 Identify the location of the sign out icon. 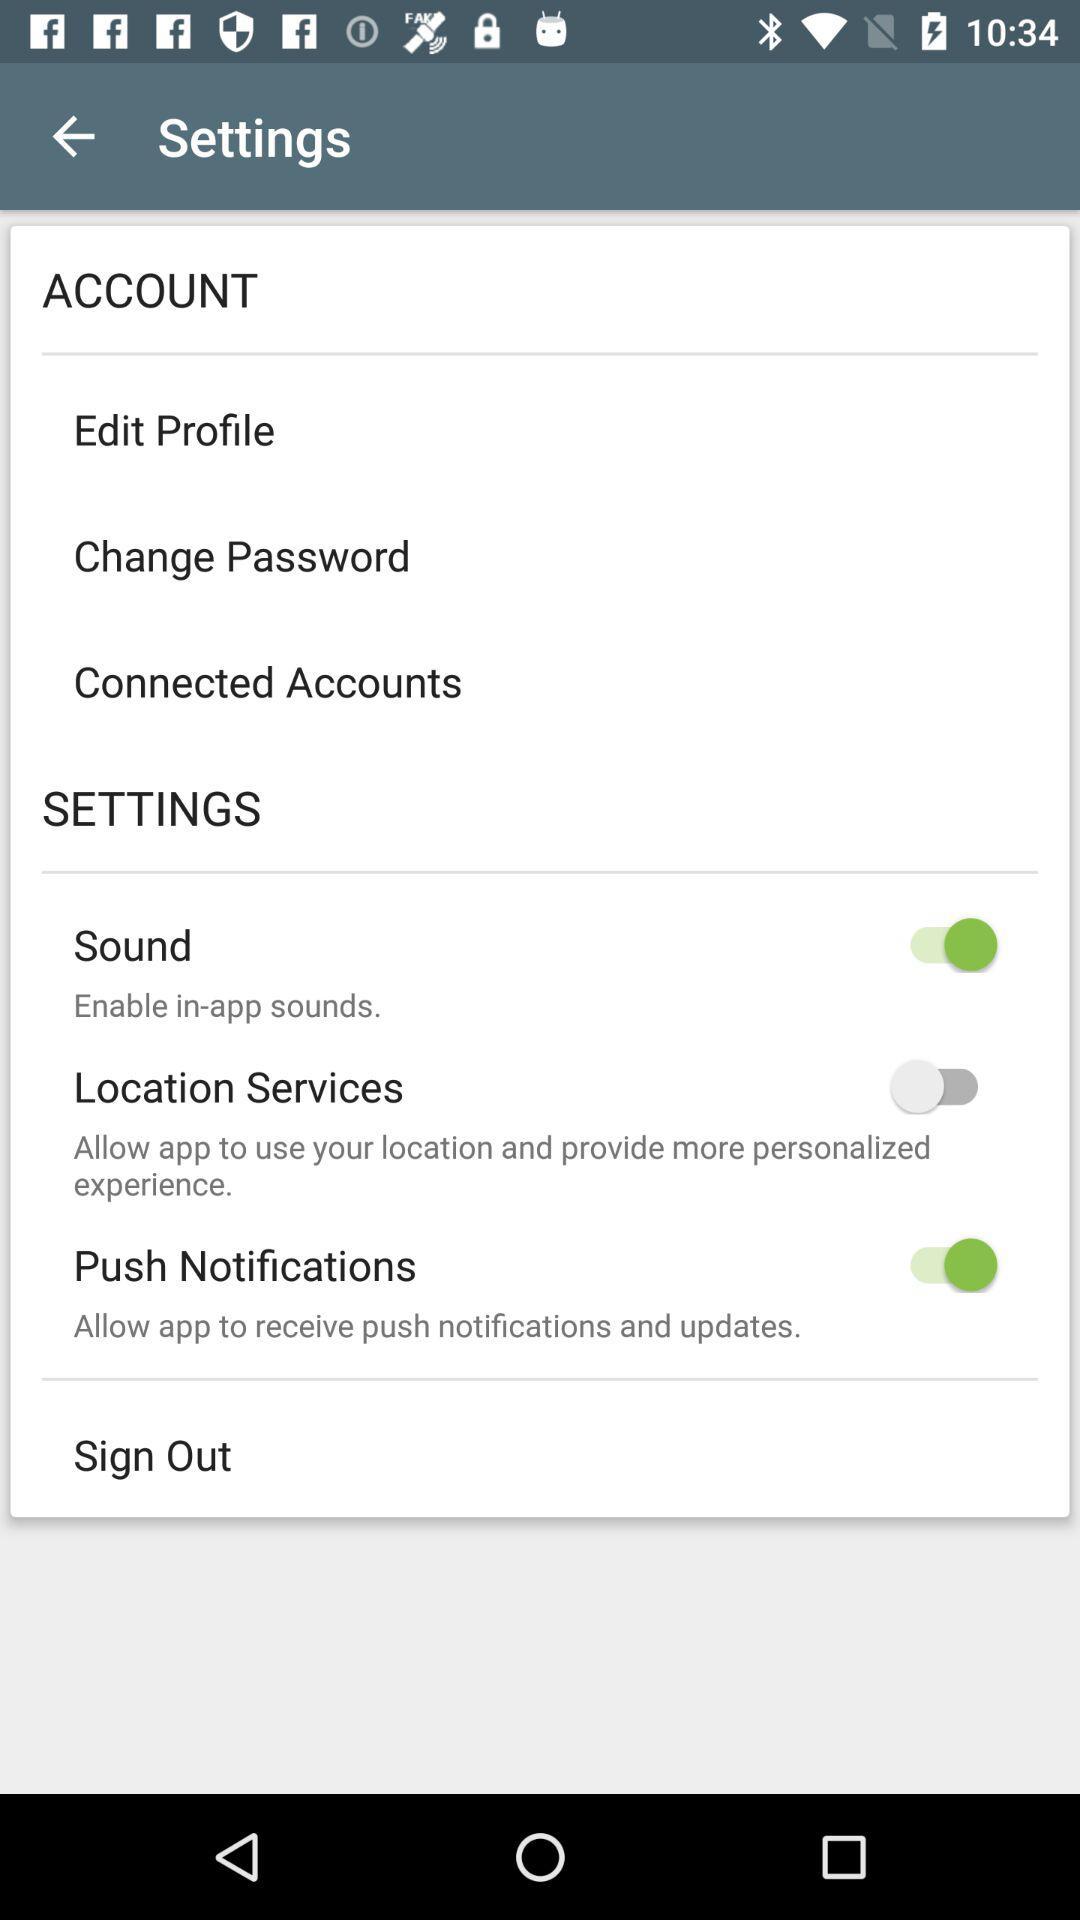
(540, 1454).